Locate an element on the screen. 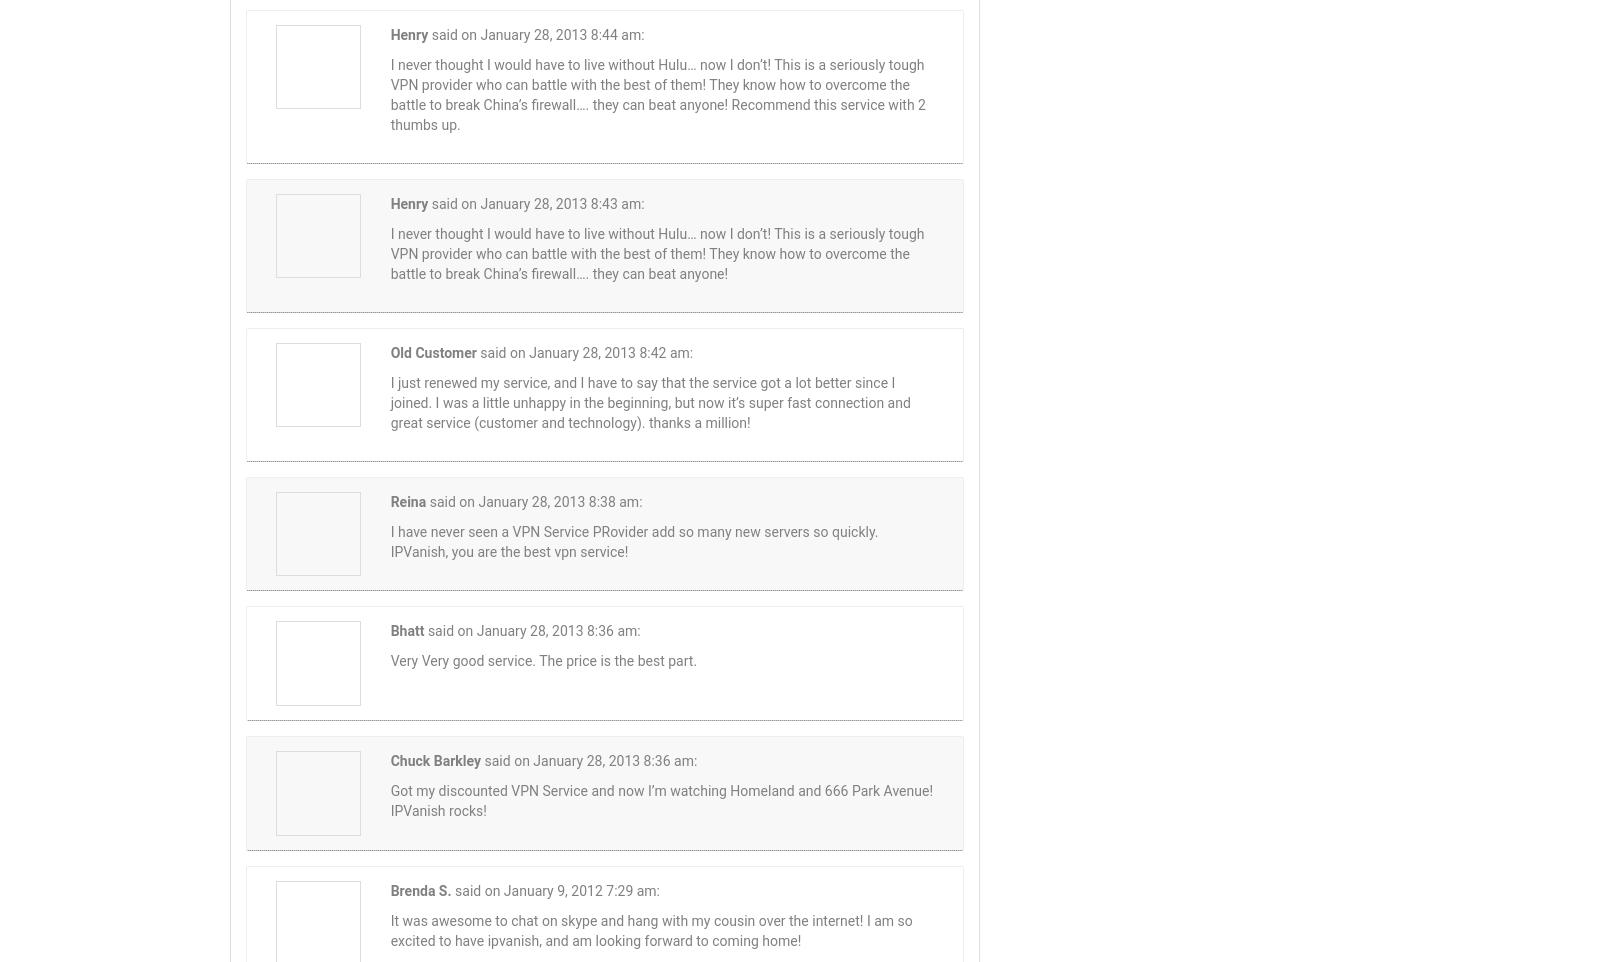 The height and width of the screenshot is (962, 1600). 'I have never seen a VPN Service PRovider add so many new servers so quickly. IPVanish, you are the best vpn service!' is located at coordinates (633, 541).